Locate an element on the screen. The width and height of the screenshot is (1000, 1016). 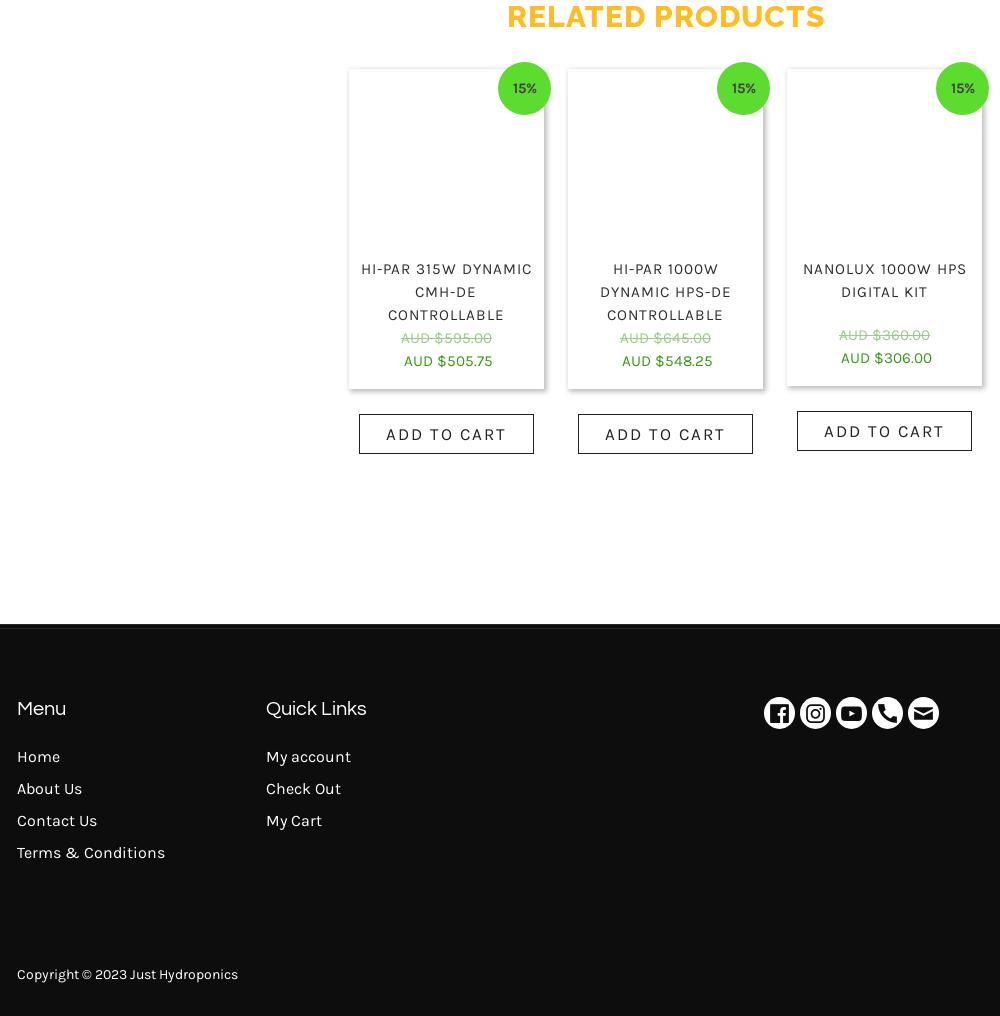
'Just Hydroponics' is located at coordinates (184, 974).